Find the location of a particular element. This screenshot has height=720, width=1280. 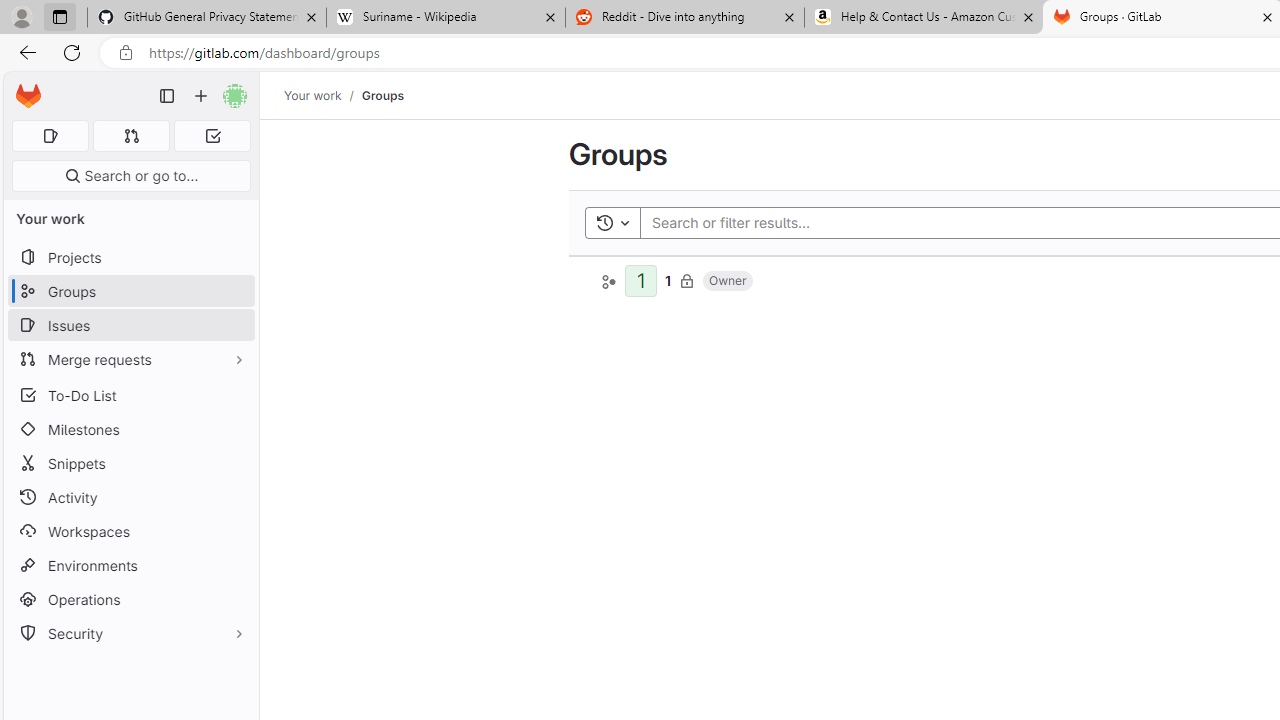

'Assigned issues 0' is located at coordinates (50, 135).